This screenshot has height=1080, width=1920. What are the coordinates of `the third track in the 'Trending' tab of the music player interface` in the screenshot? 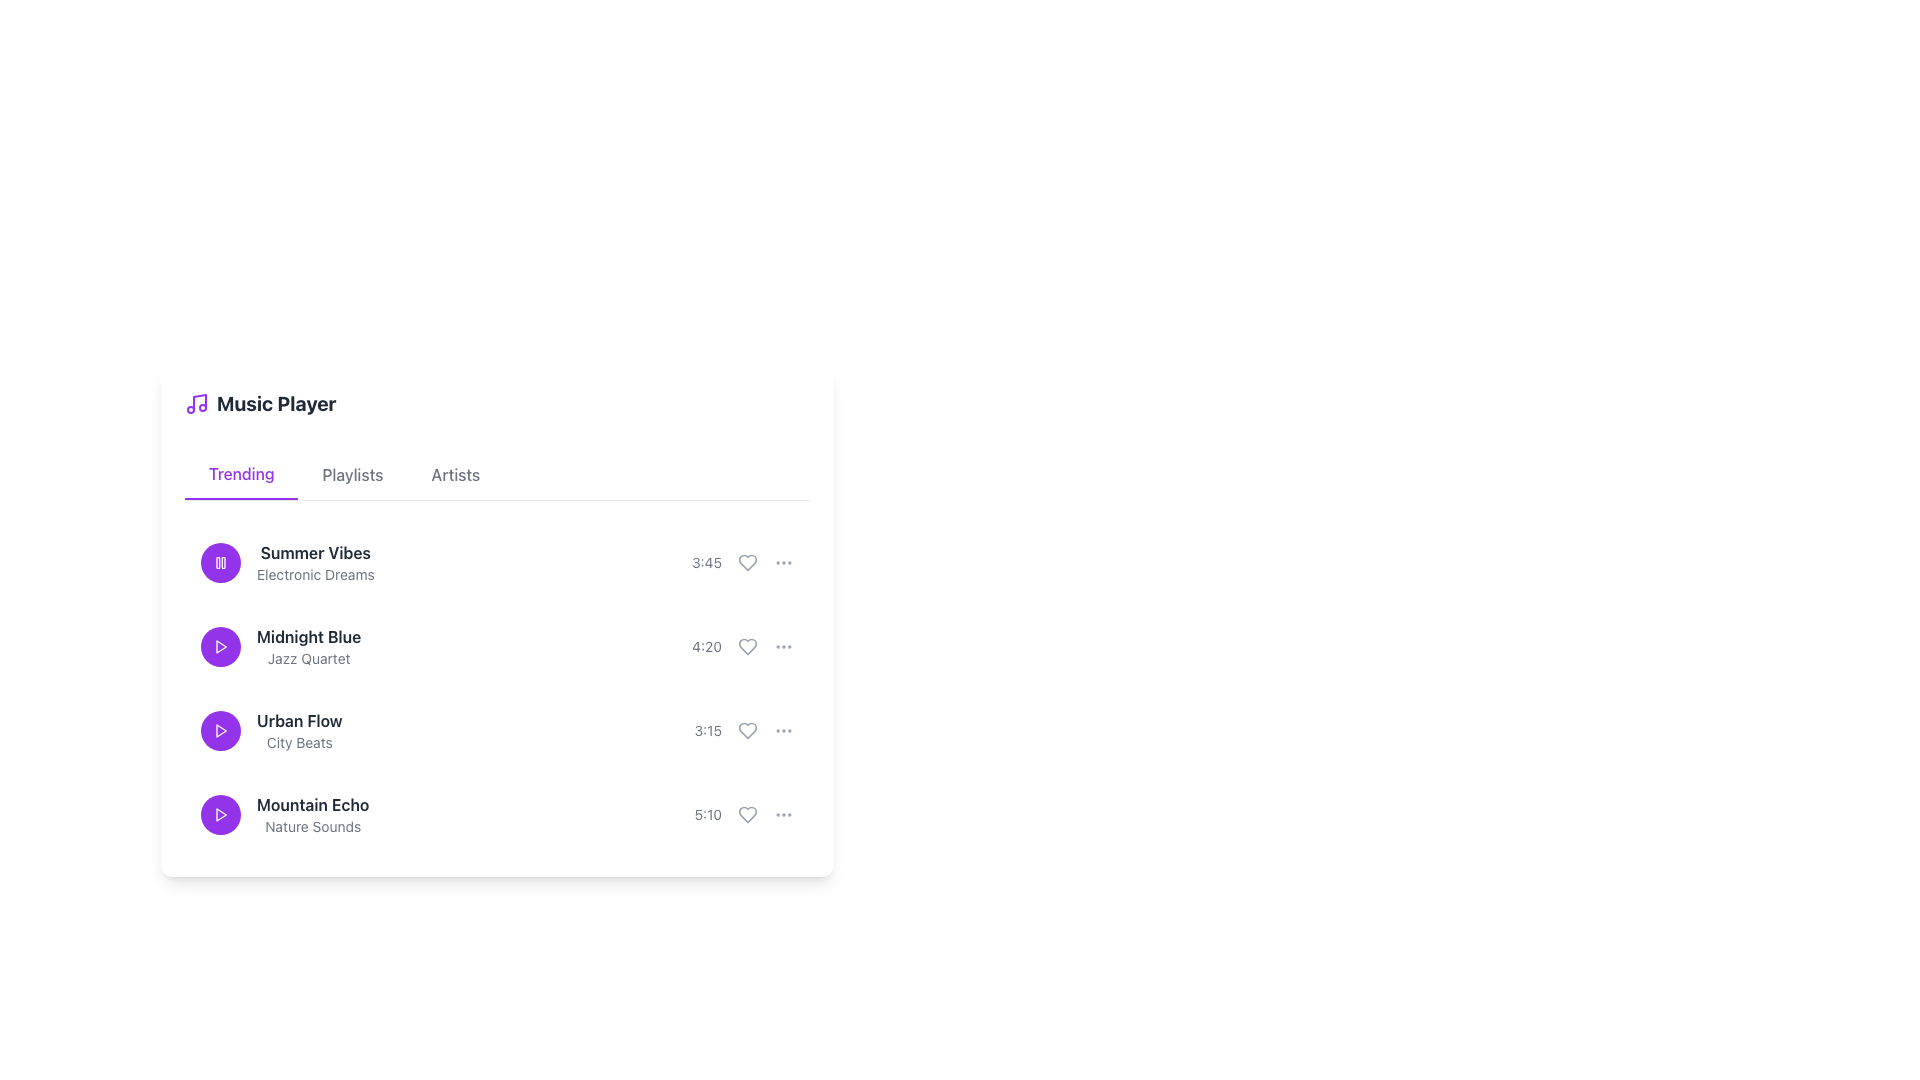 It's located at (270, 731).